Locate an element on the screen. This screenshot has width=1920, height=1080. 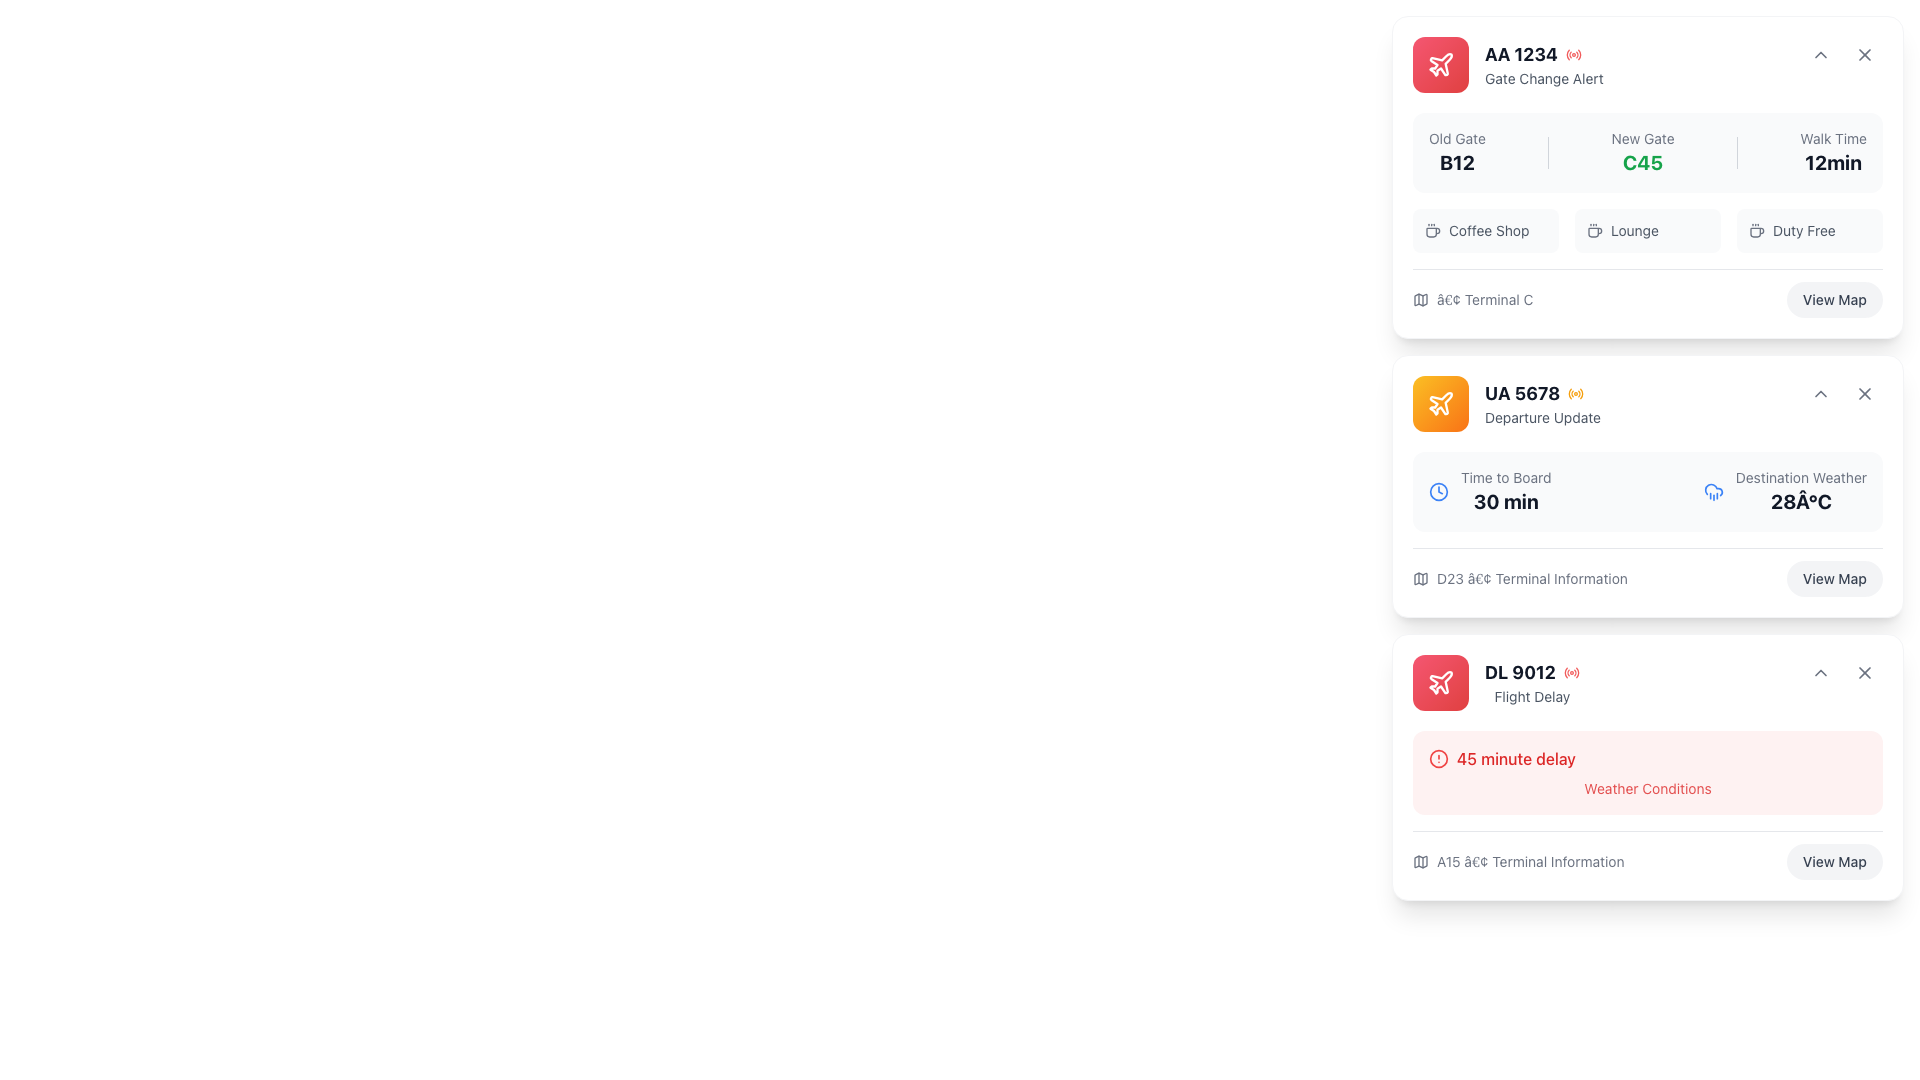
the red alert icon indicating a warning for flight DL 9012, which is located beneath the title '45 minute delay' is located at coordinates (1438, 759).